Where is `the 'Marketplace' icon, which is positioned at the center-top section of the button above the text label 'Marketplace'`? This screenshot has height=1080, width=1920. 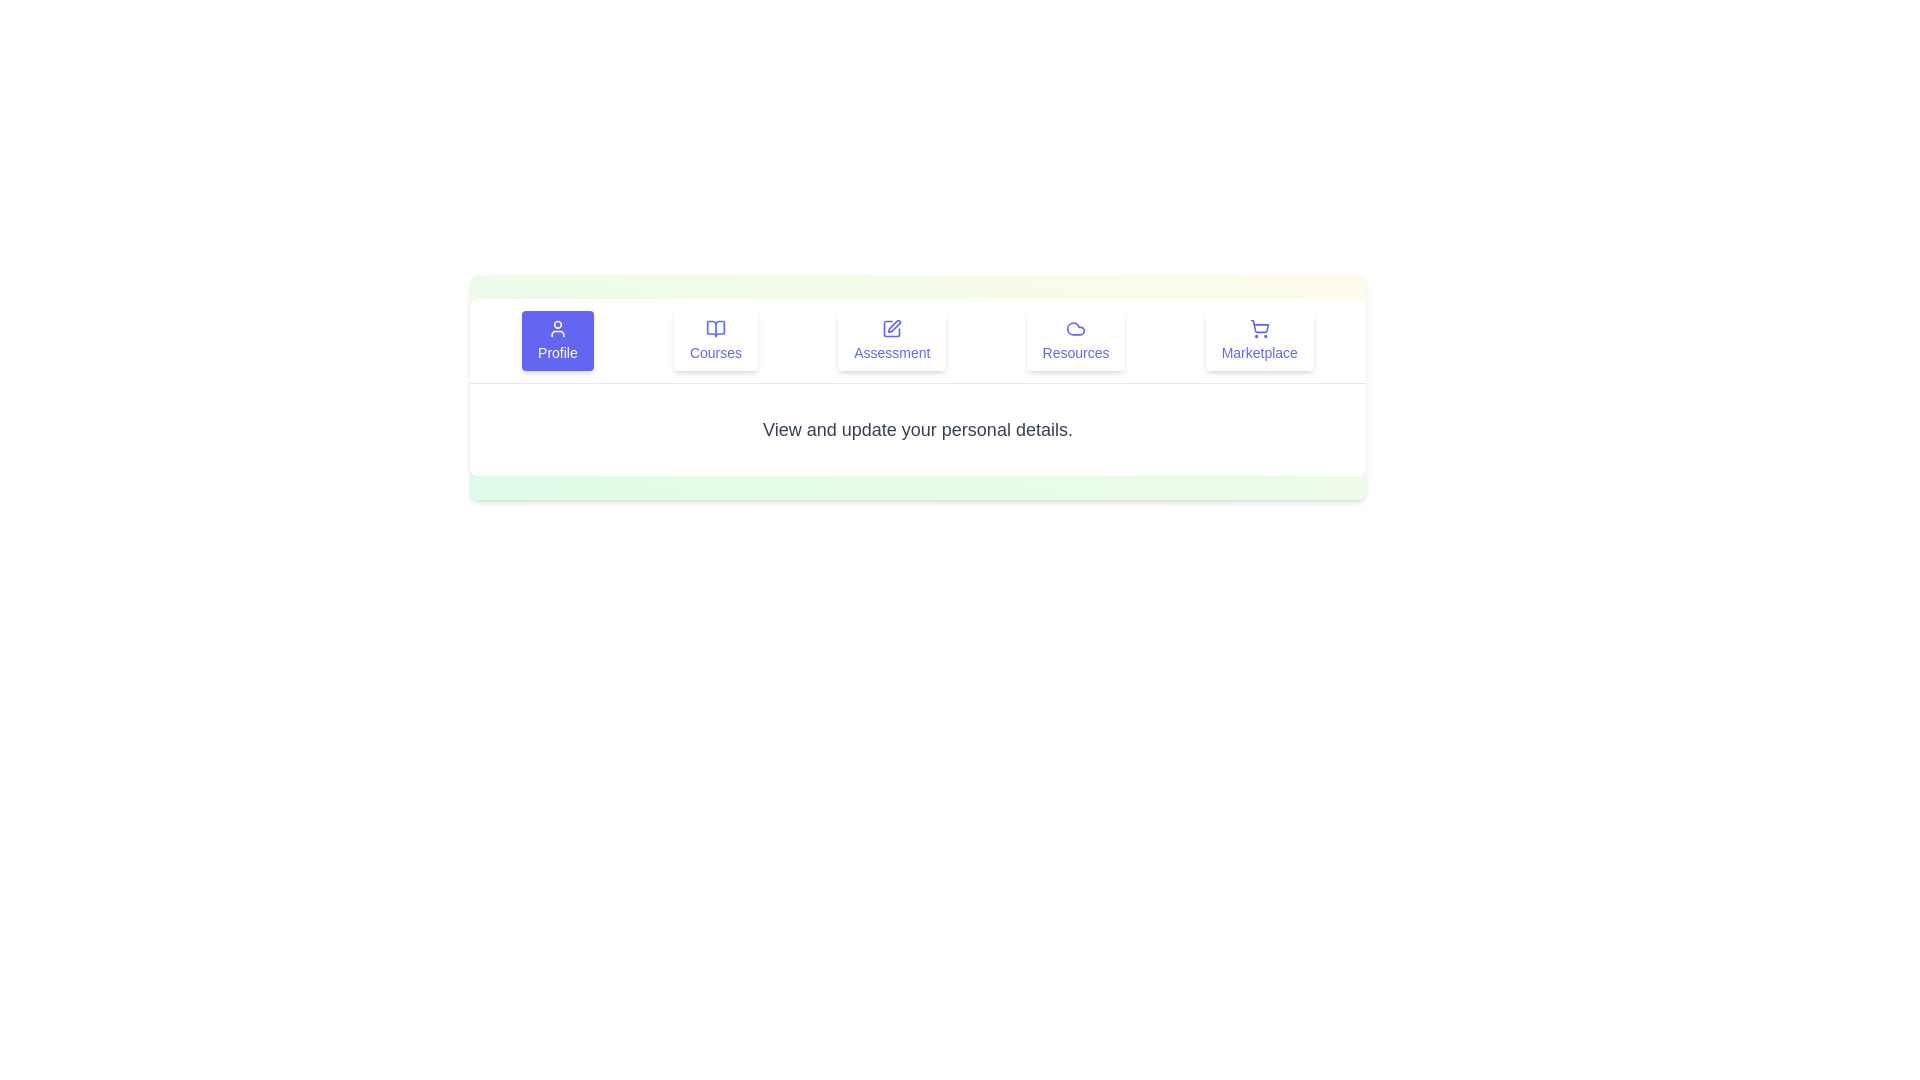
the 'Marketplace' icon, which is positioned at the center-top section of the button above the text label 'Marketplace' is located at coordinates (1258, 327).